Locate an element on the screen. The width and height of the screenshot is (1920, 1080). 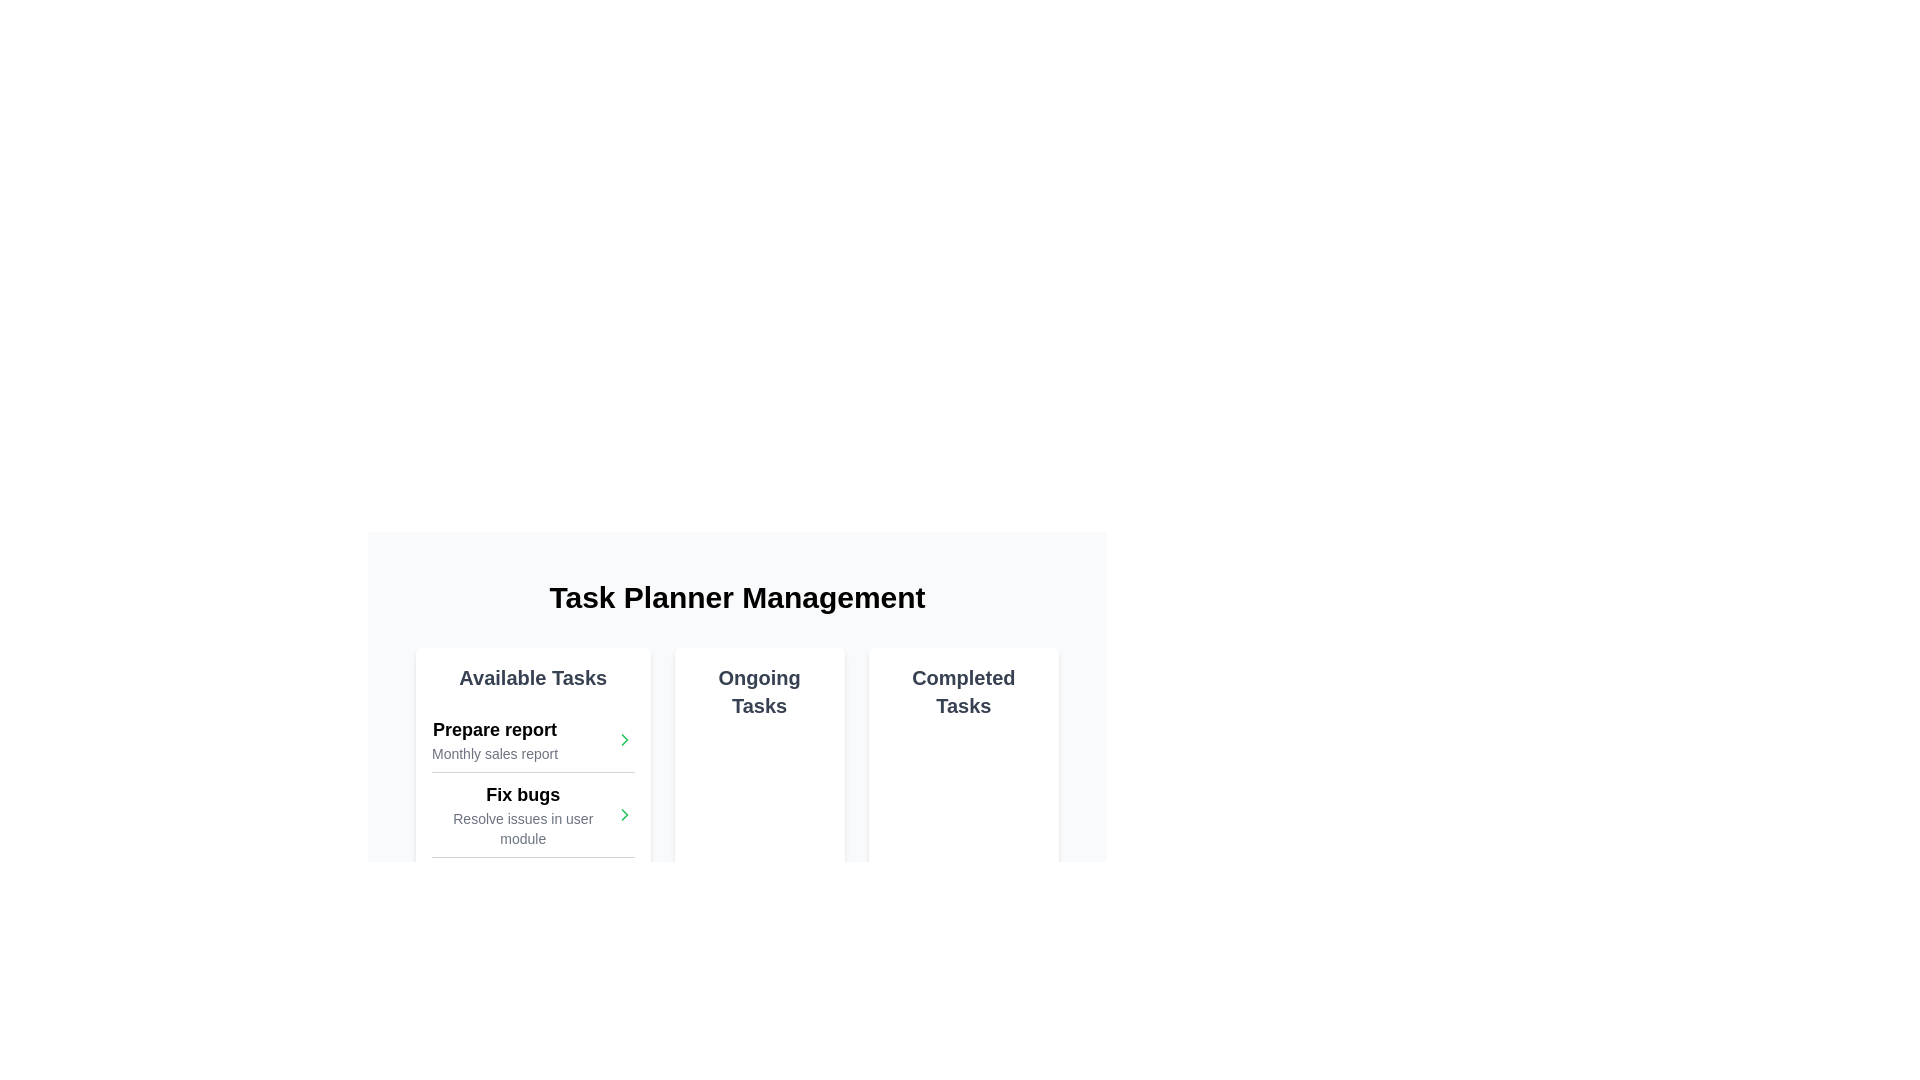
the 'Ongoing' tasks card, which is the middle card in a row of three is located at coordinates (758, 792).